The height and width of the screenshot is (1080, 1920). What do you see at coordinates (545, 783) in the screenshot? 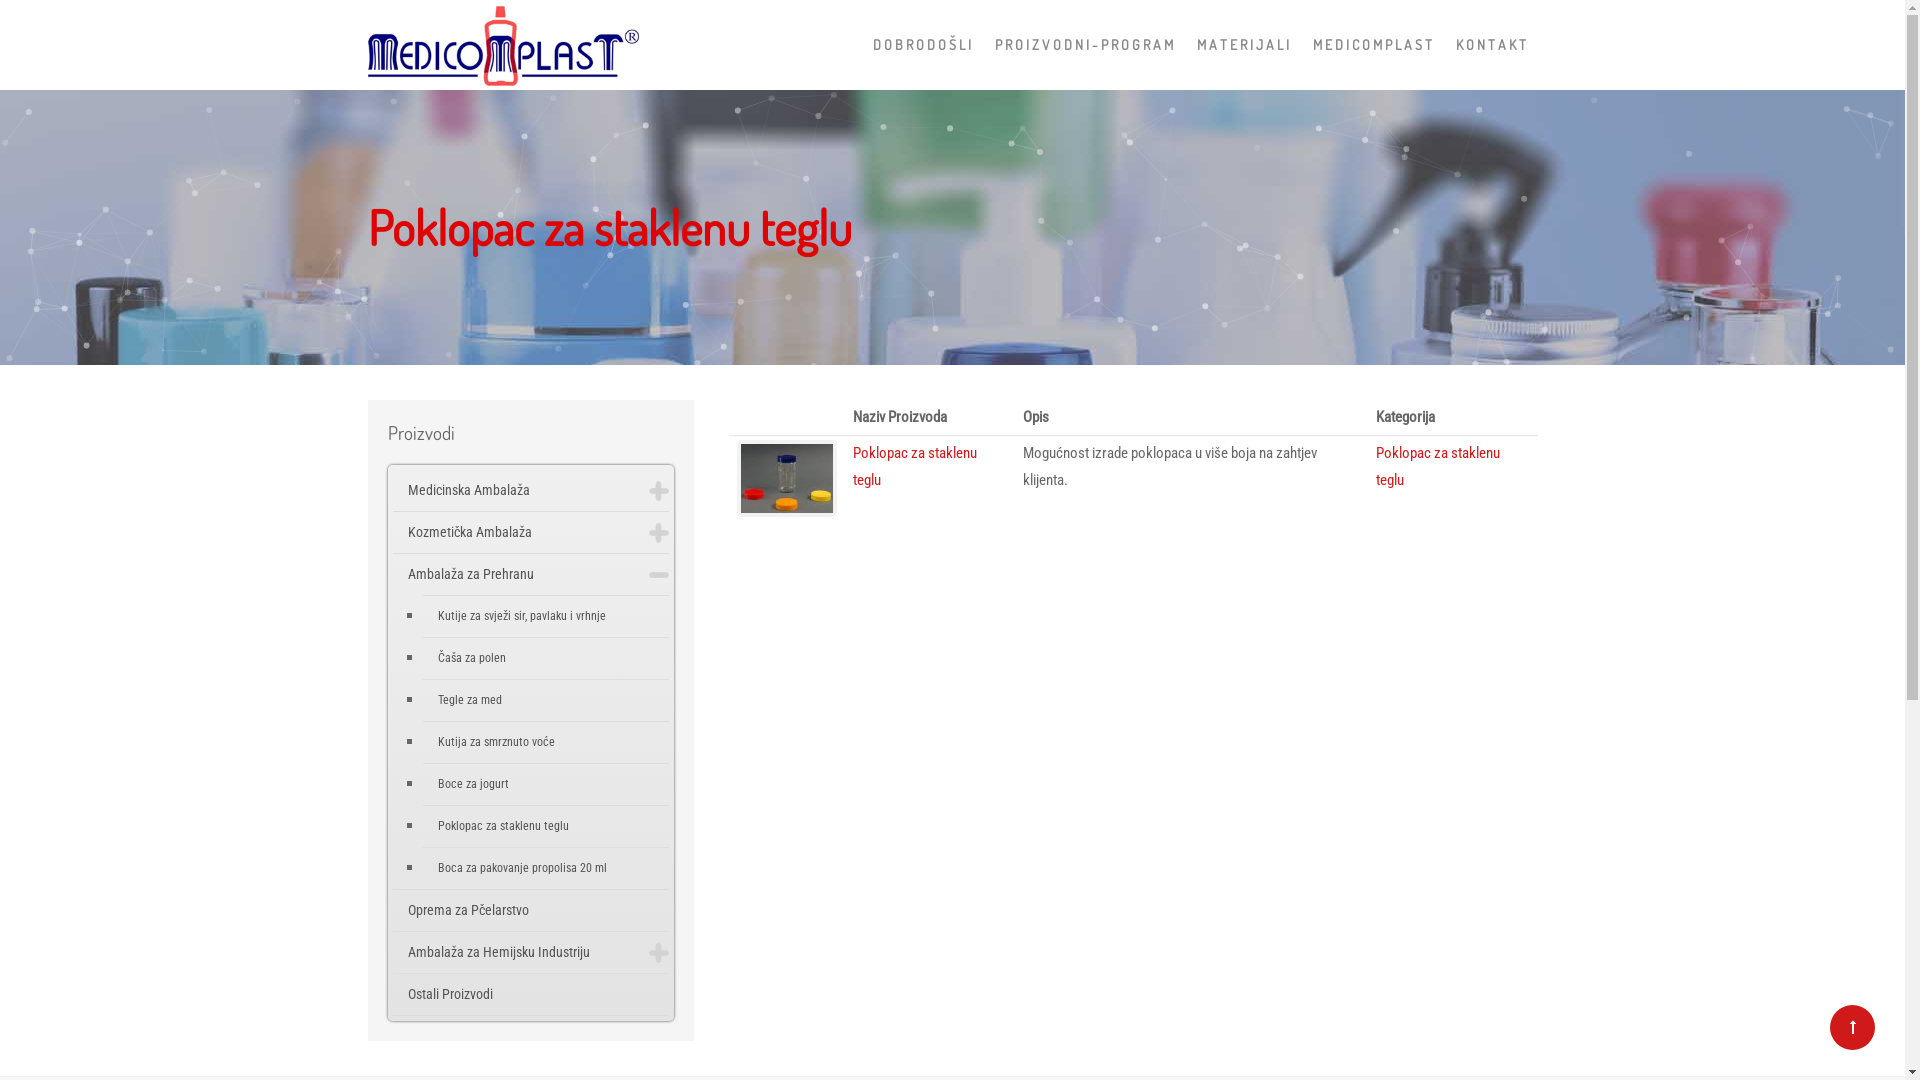
I see `'Boce za jogurt'` at bounding box center [545, 783].